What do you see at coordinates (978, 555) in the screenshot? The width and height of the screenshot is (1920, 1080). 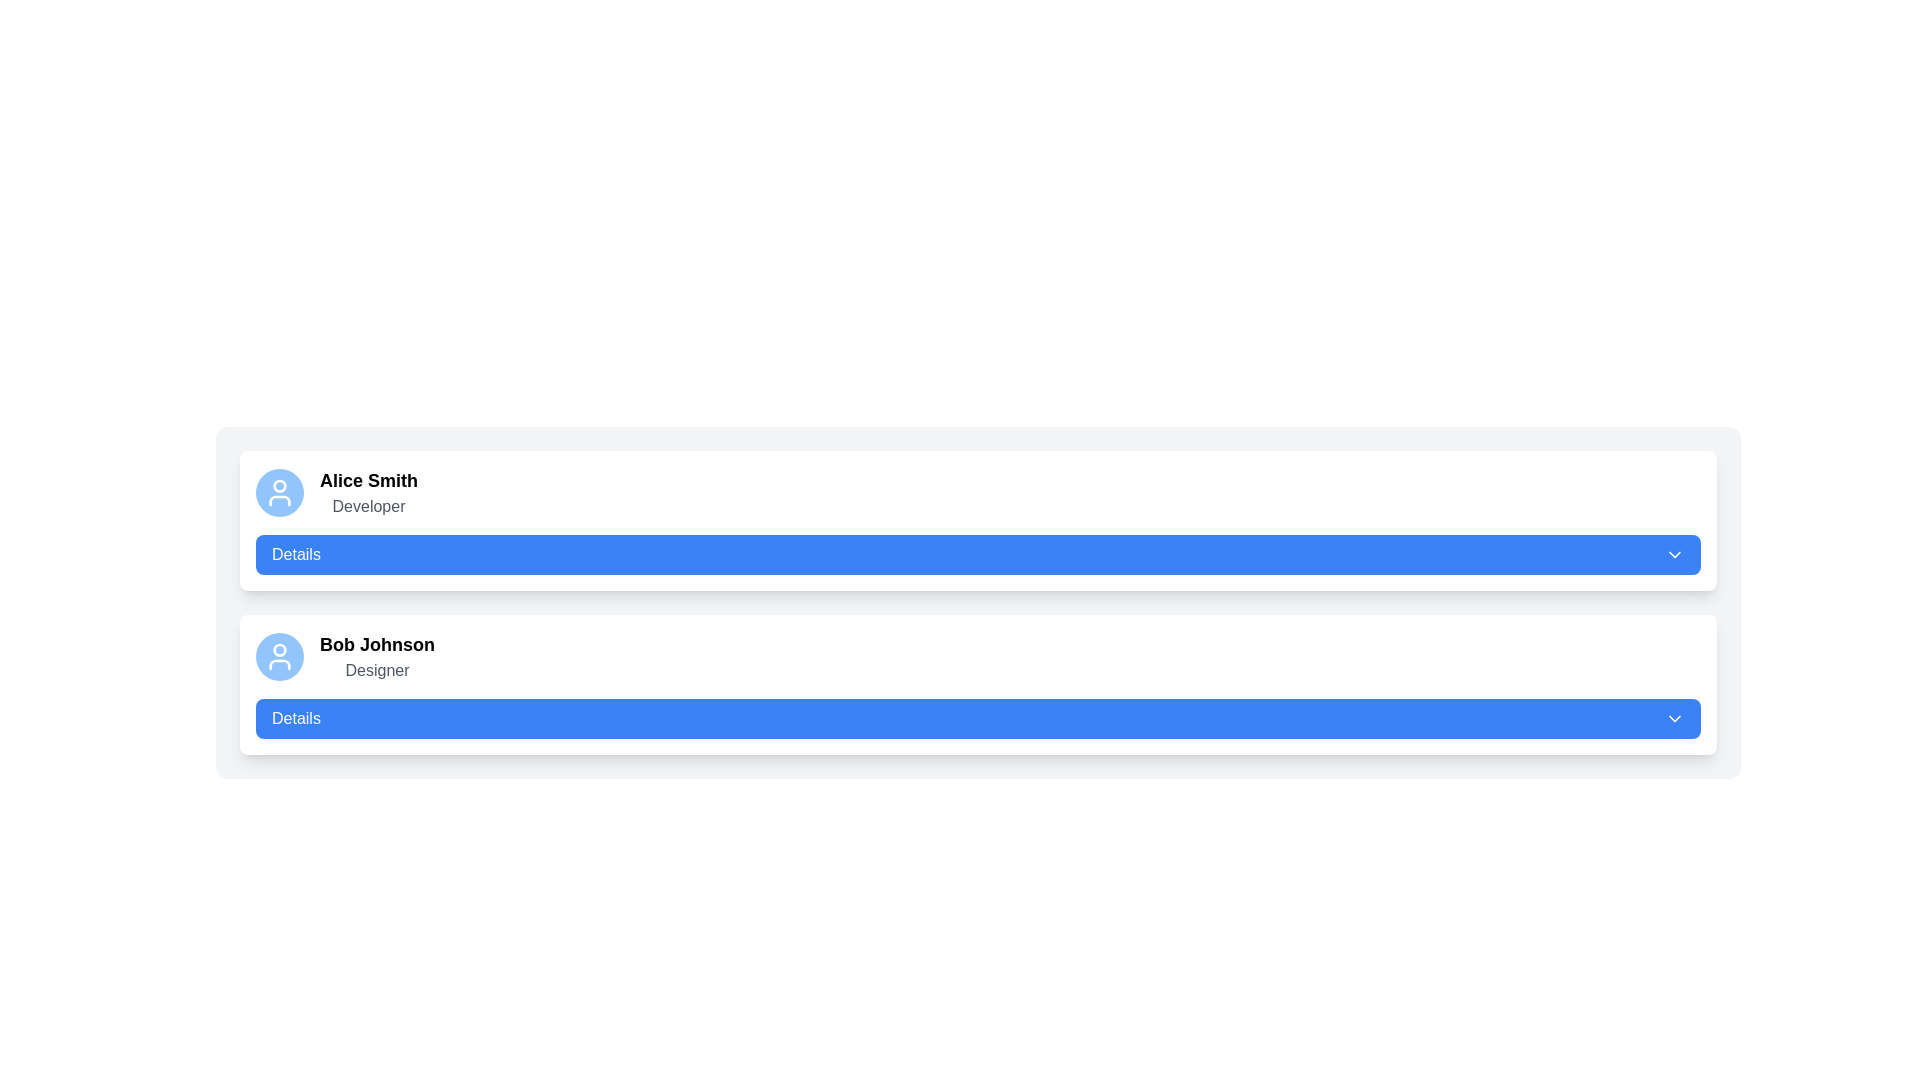 I see `the button located at the bottom of the card related to 'Alice Smith'` at bounding box center [978, 555].